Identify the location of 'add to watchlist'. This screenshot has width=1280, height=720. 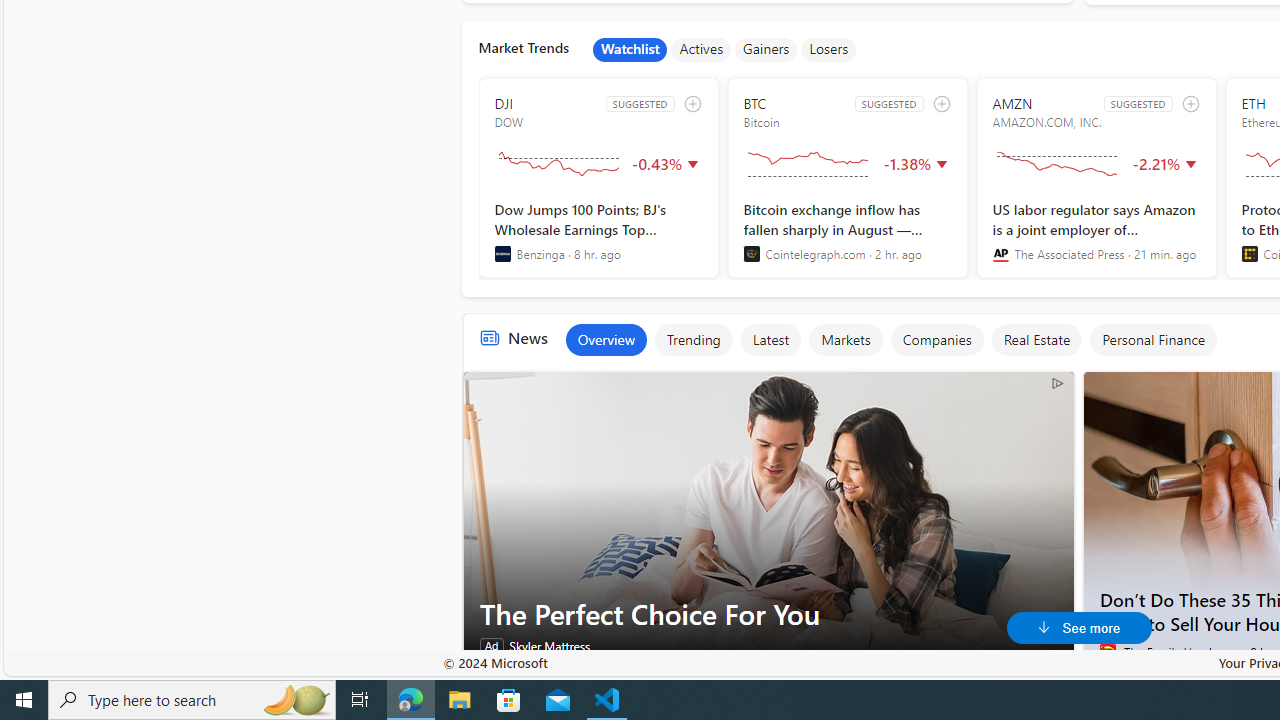
(1190, 104).